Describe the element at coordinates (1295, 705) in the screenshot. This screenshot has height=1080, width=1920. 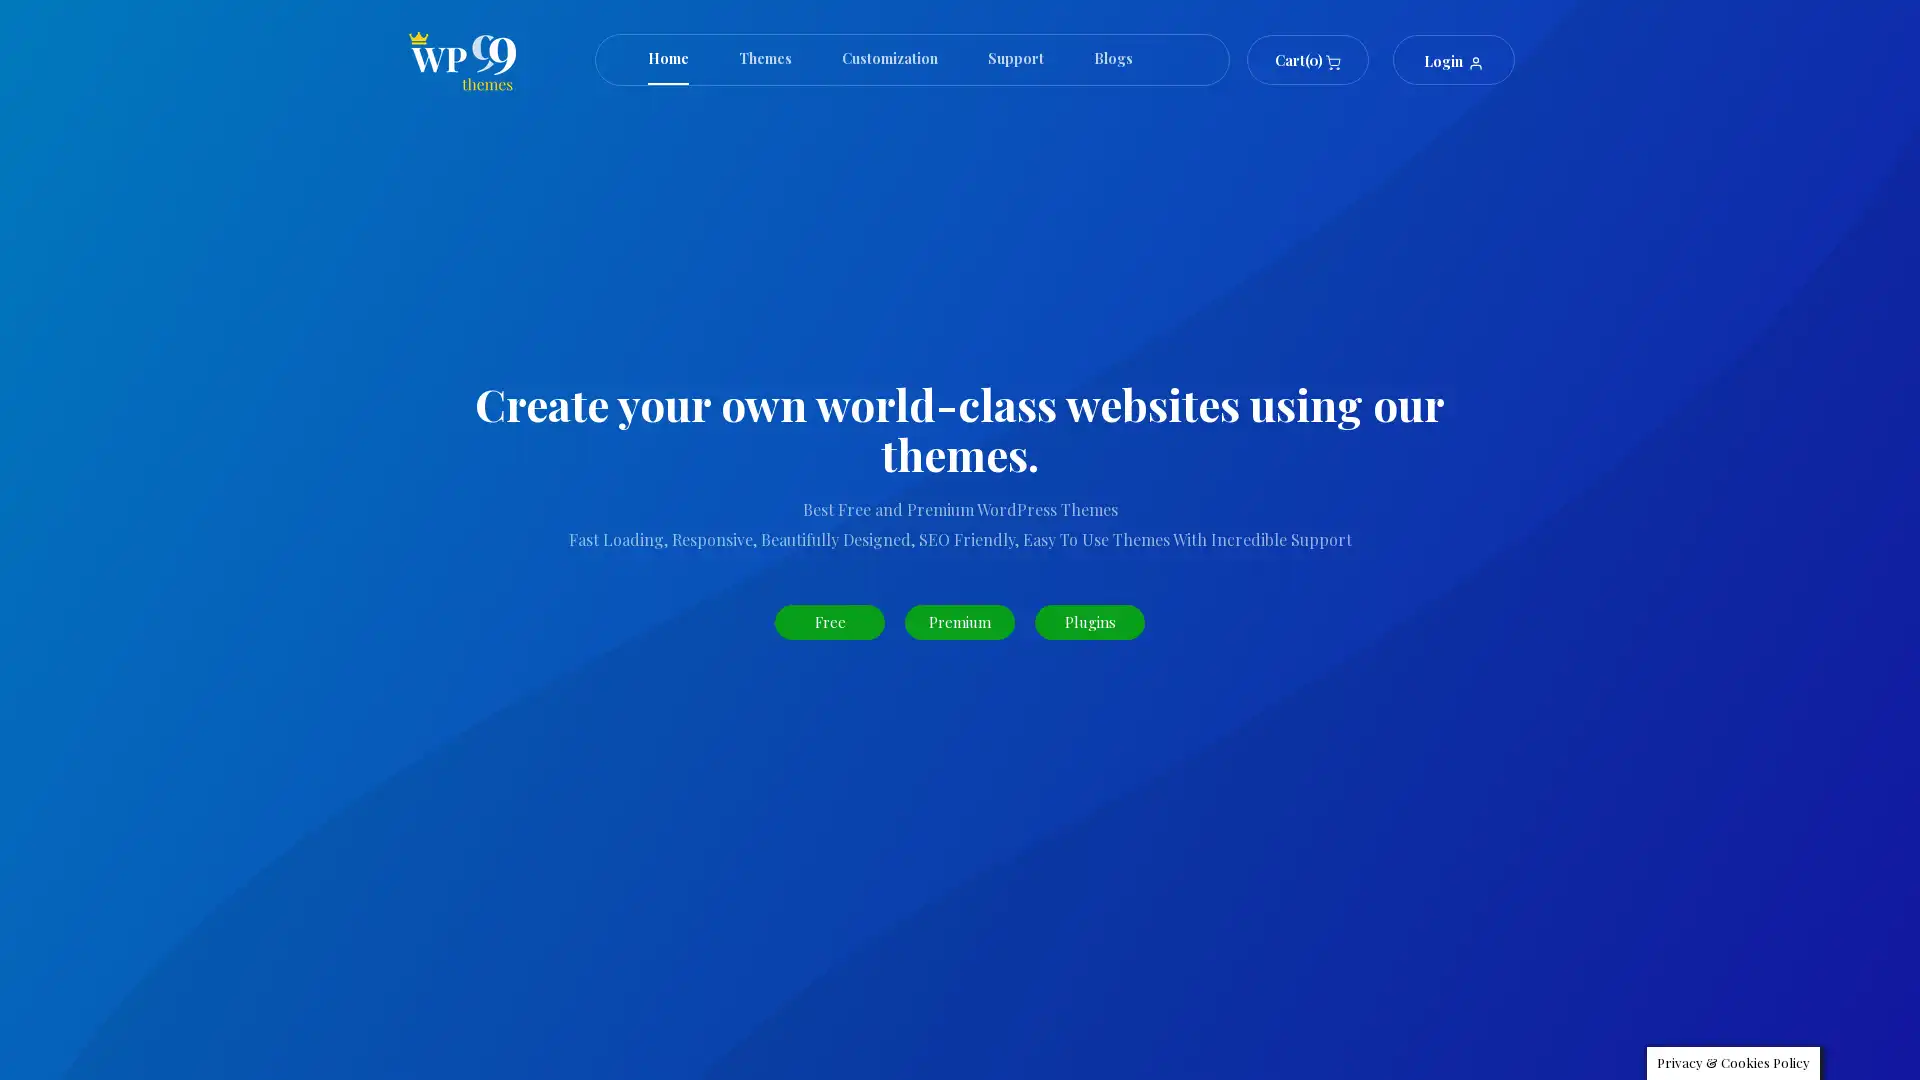
I see `Search` at that location.